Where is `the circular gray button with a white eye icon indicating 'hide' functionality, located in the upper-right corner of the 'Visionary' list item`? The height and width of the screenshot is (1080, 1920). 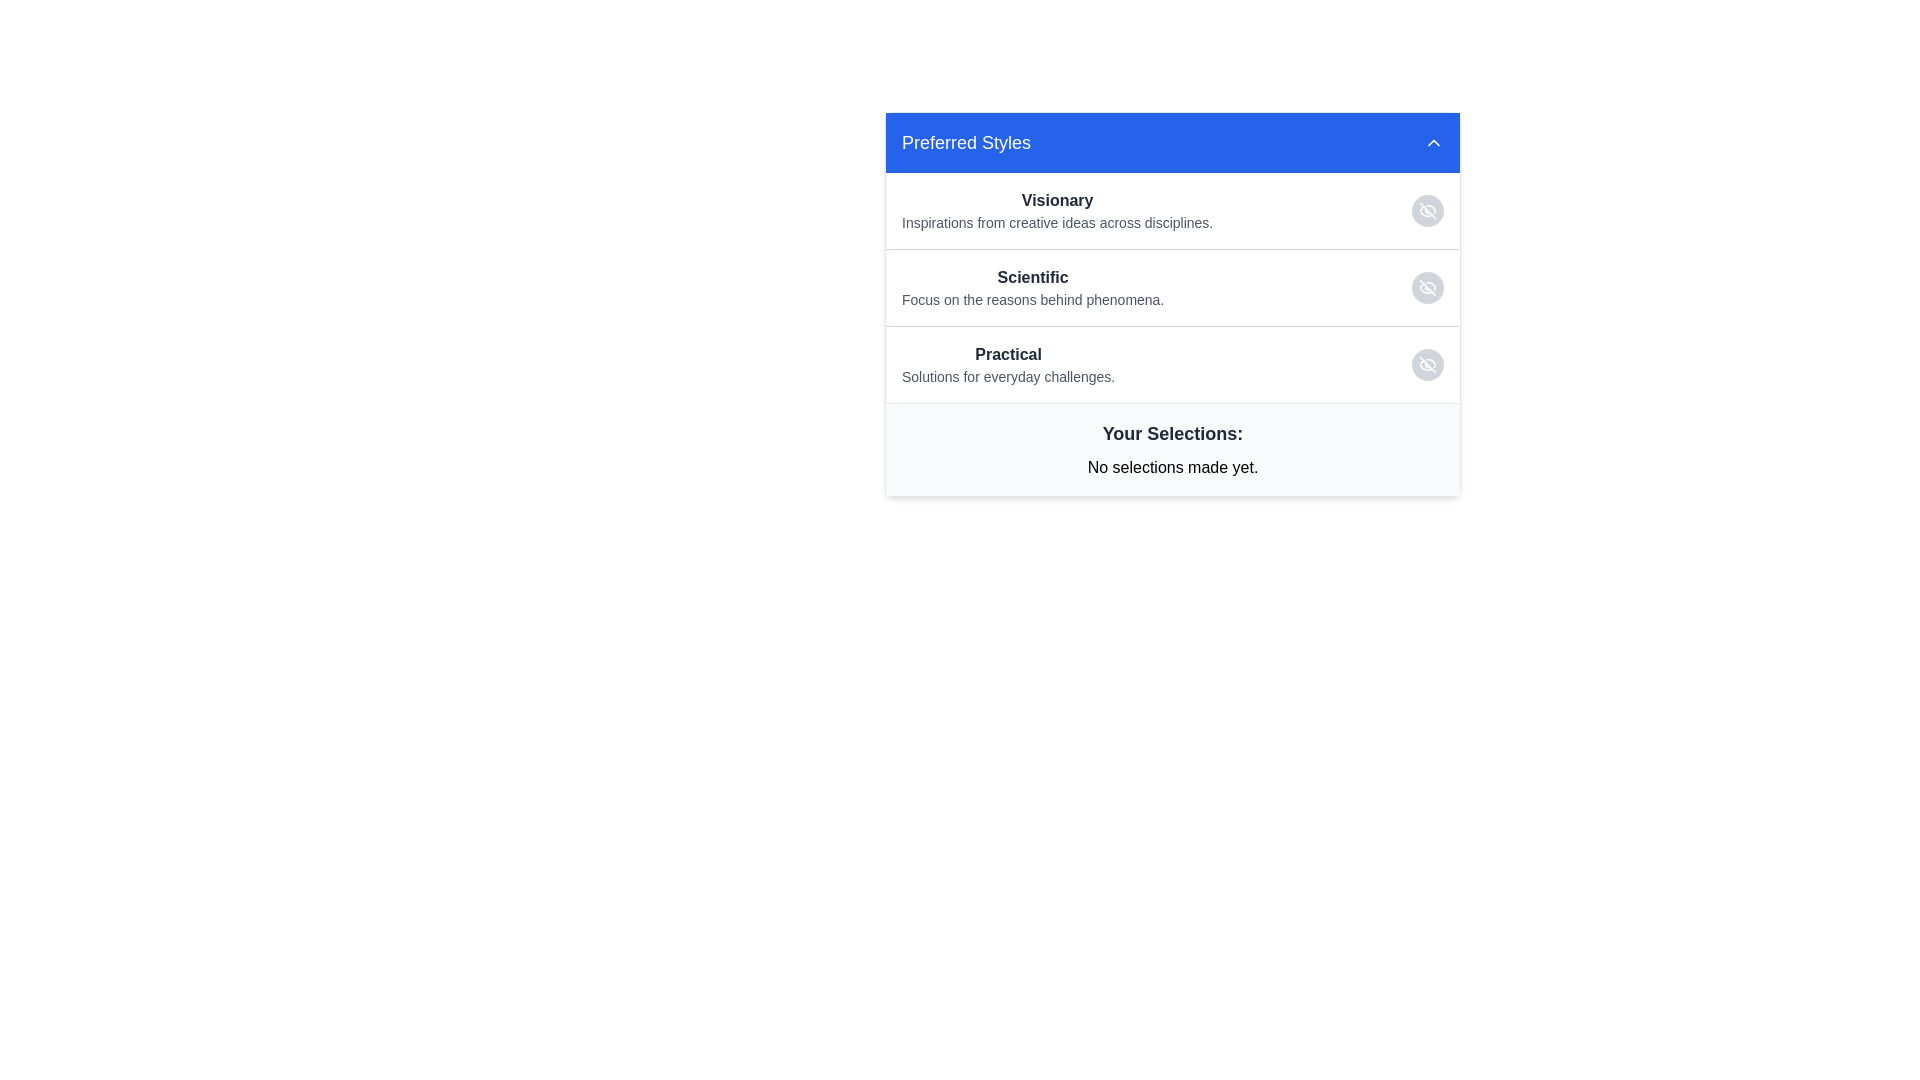
the circular gray button with a white eye icon indicating 'hide' functionality, located in the upper-right corner of the 'Visionary' list item is located at coordinates (1427, 211).